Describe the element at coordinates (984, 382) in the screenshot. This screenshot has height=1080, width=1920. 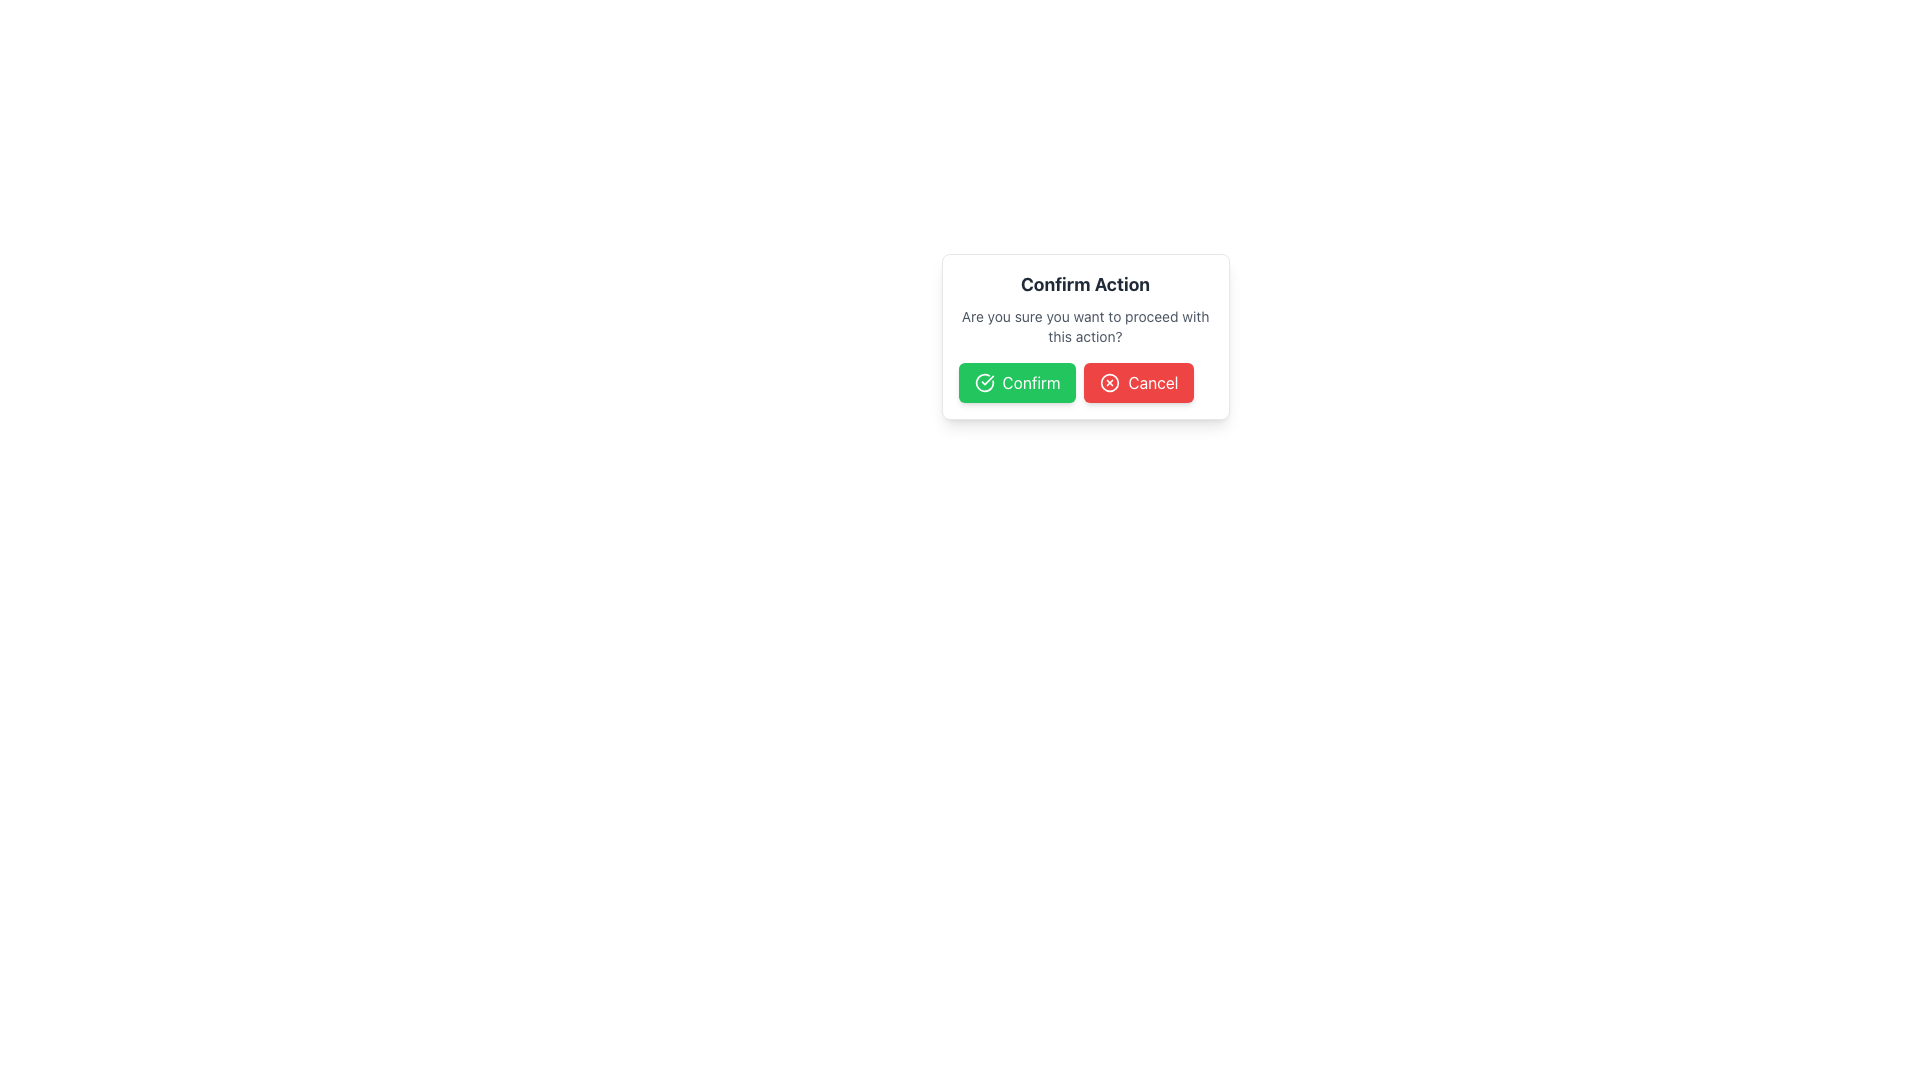
I see `the confirmation icon located to the left of the 'Confirm' button in the dialog box titled 'Confirm Action'` at that location.